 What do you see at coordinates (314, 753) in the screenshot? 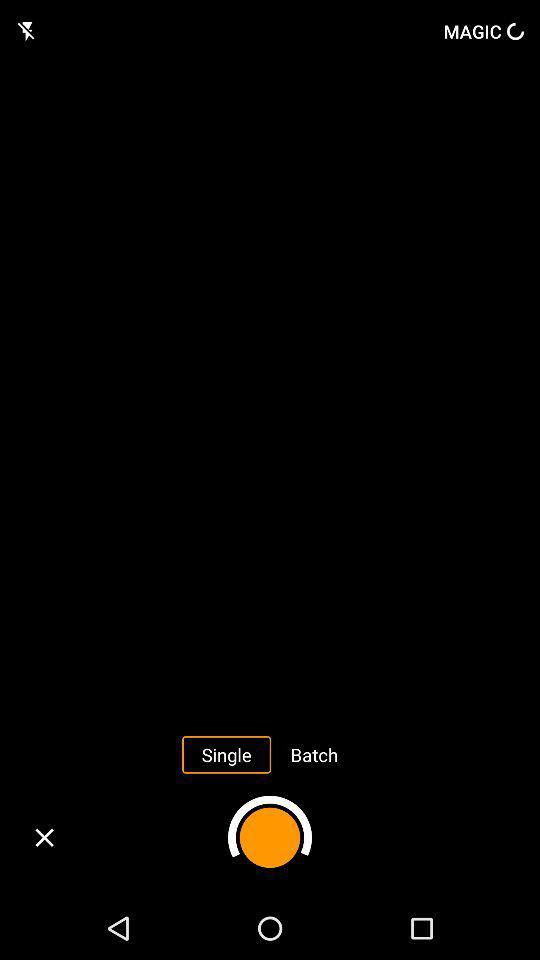
I see `the icon next to single` at bounding box center [314, 753].